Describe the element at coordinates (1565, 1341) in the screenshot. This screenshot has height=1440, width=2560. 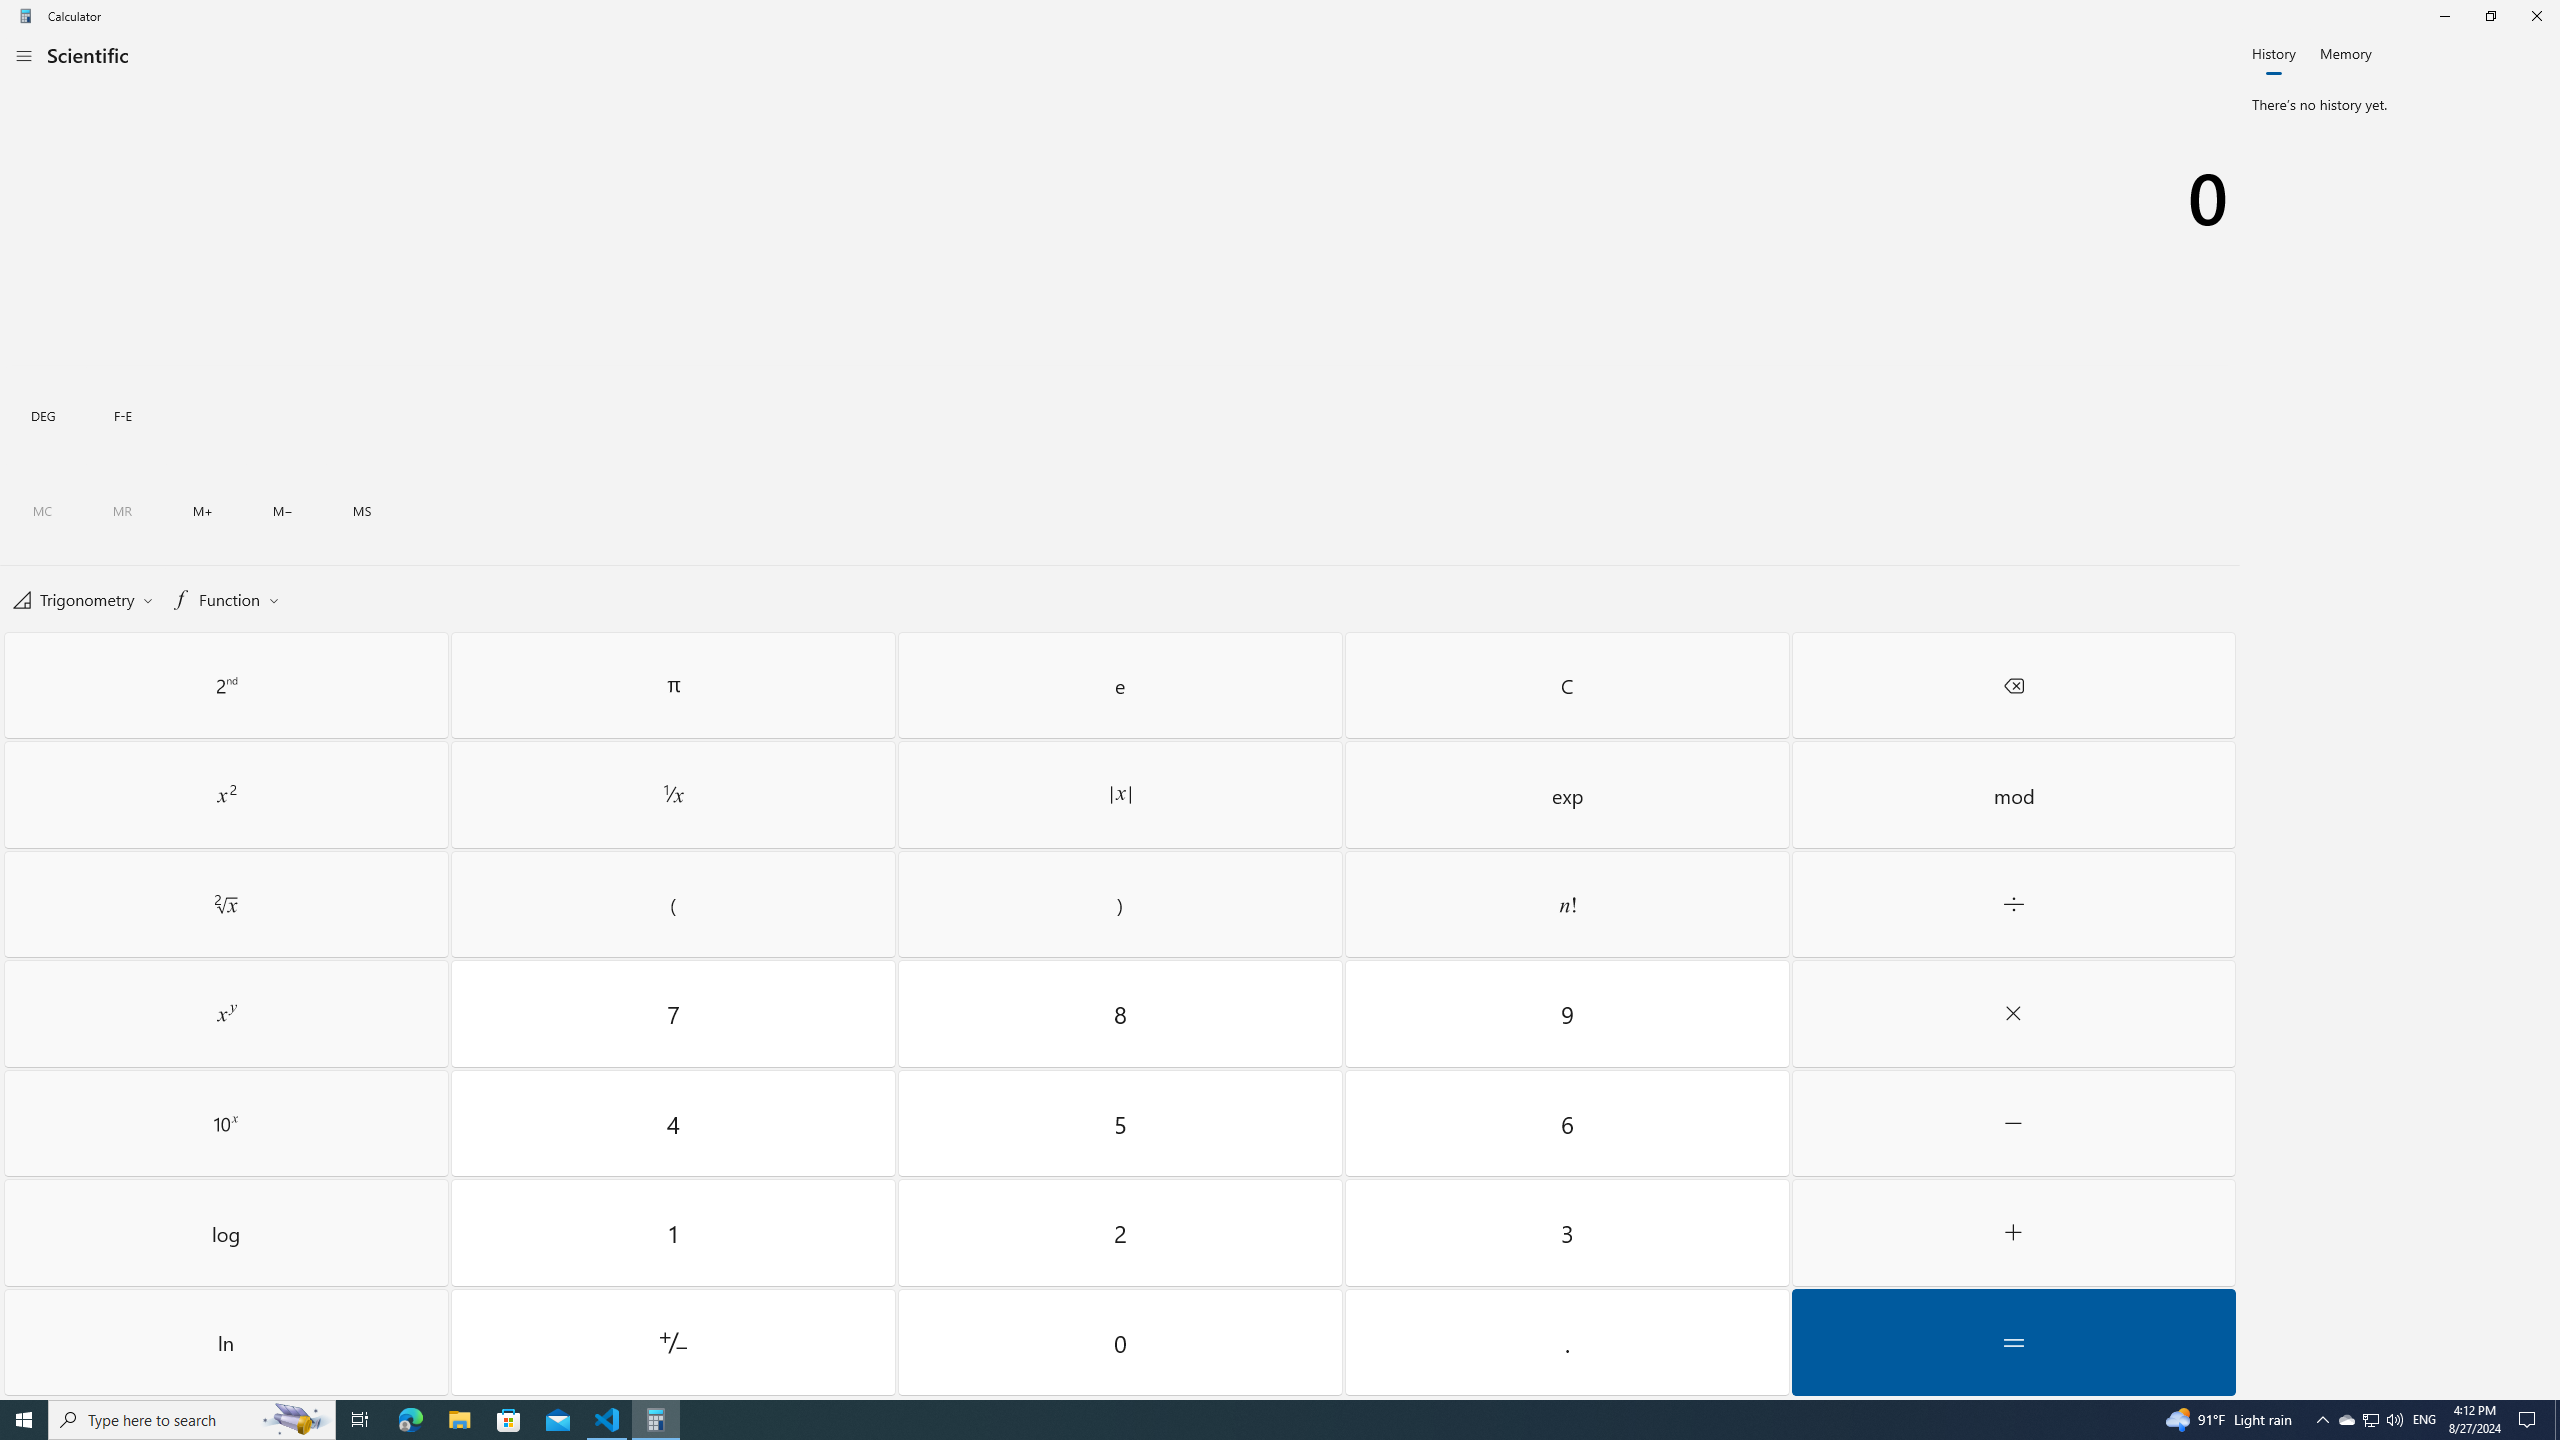
I see `'Decimal separator'` at that location.